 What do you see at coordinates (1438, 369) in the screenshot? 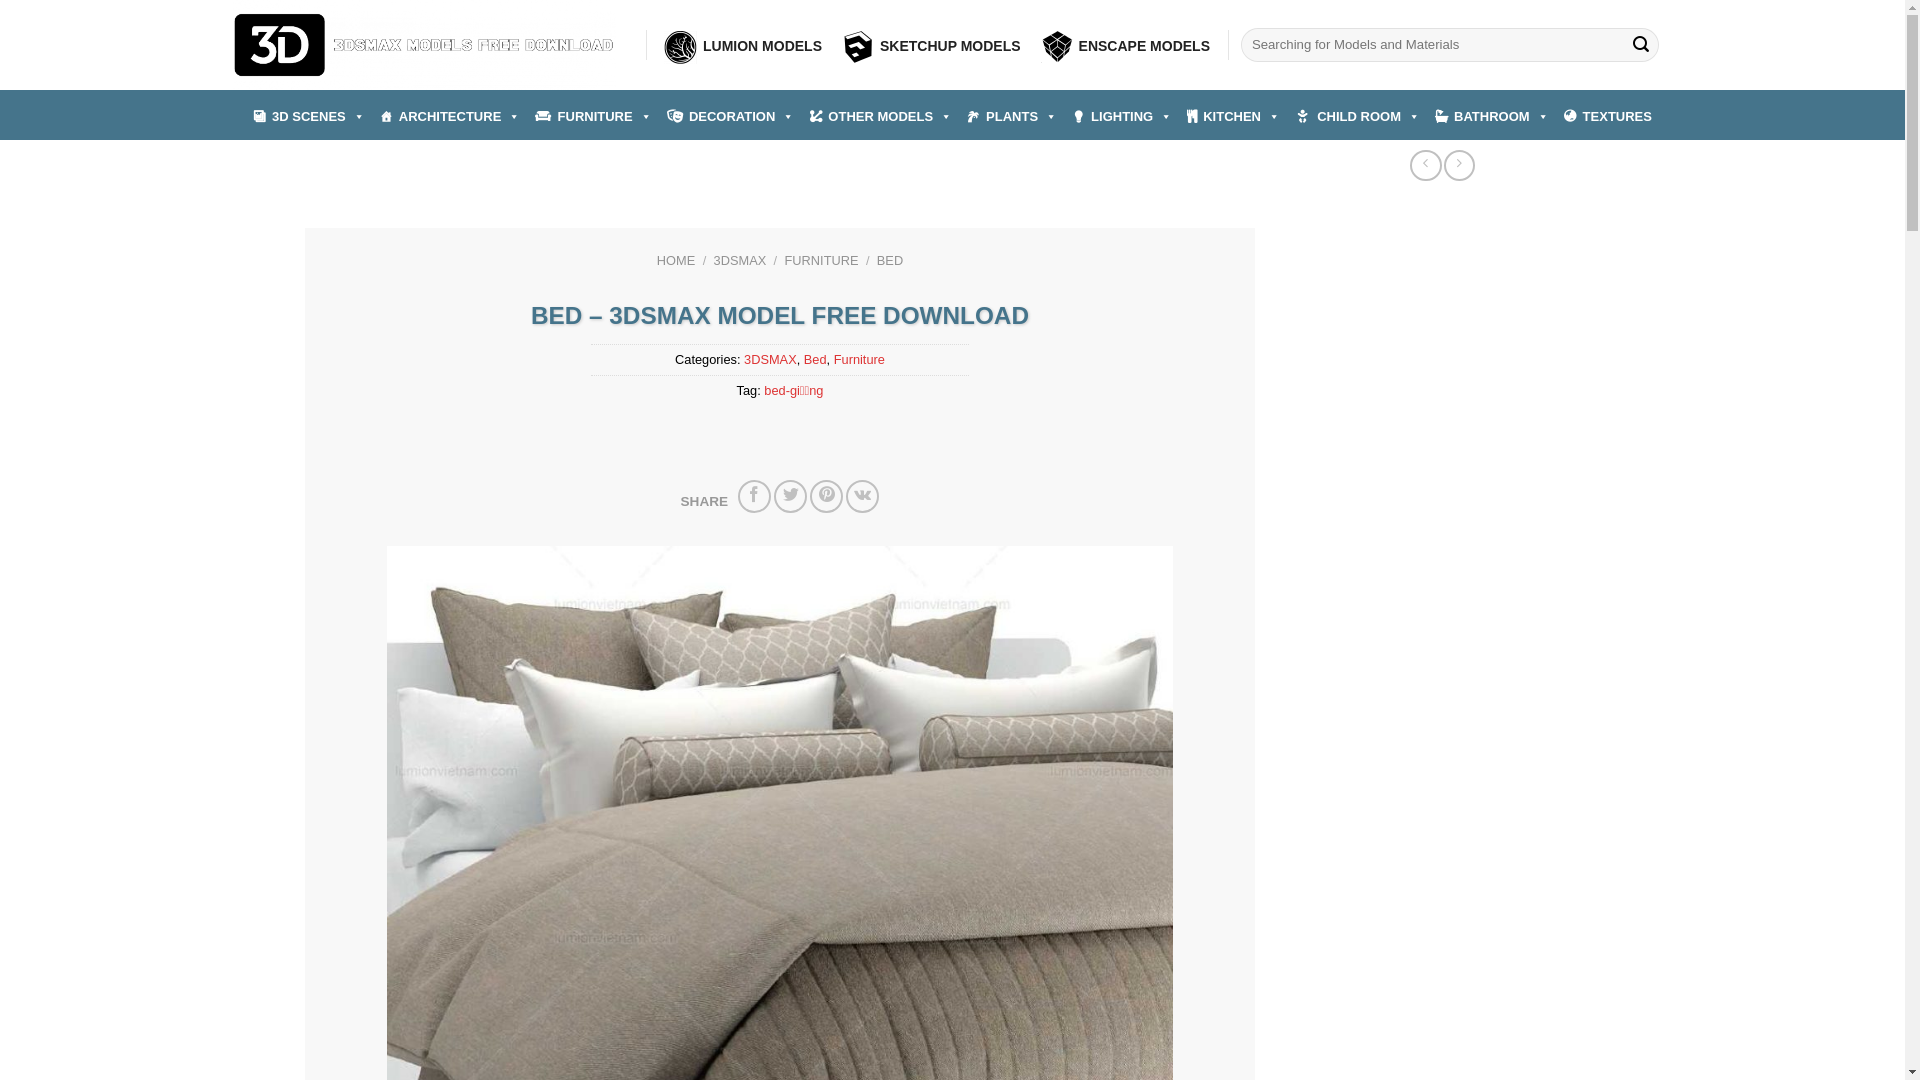
I see `'Advertisement'` at bounding box center [1438, 369].